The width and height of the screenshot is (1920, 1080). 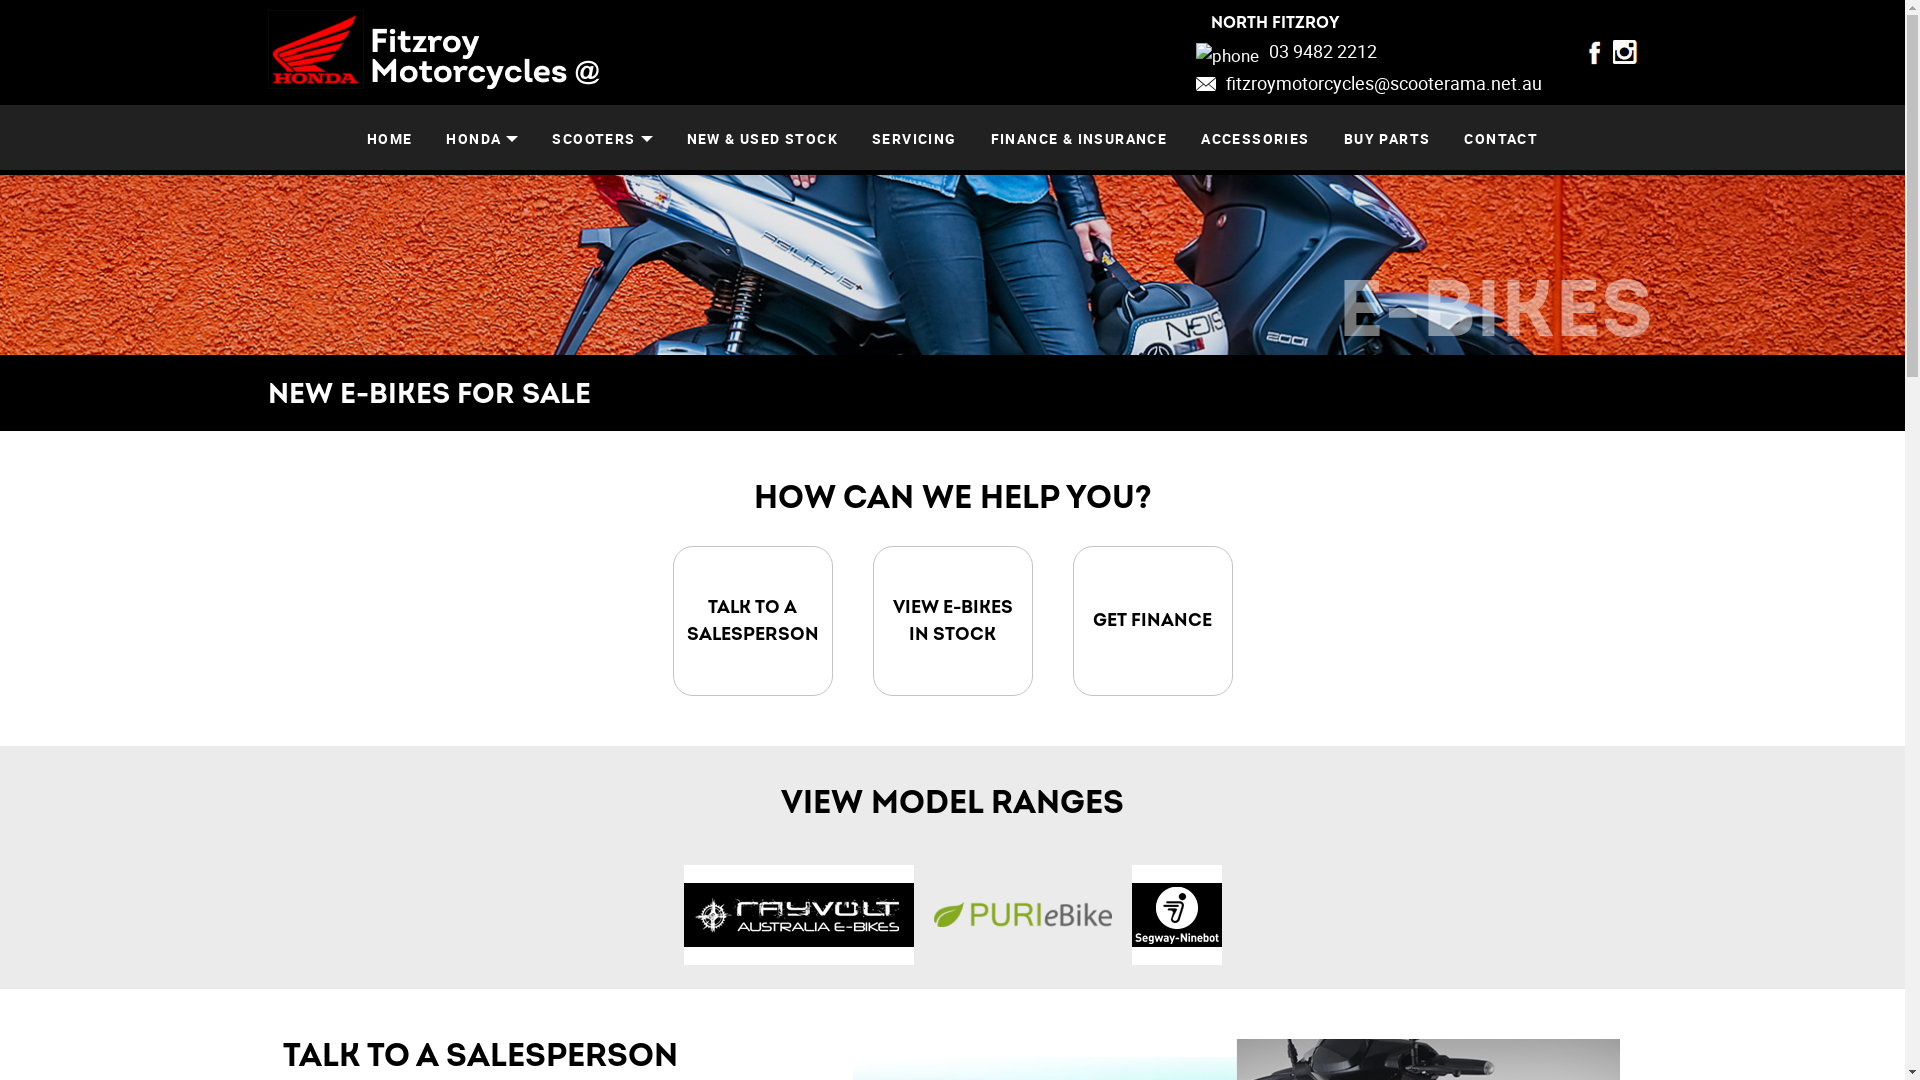 I want to click on 'CONTACT', so click(x=1501, y=137).